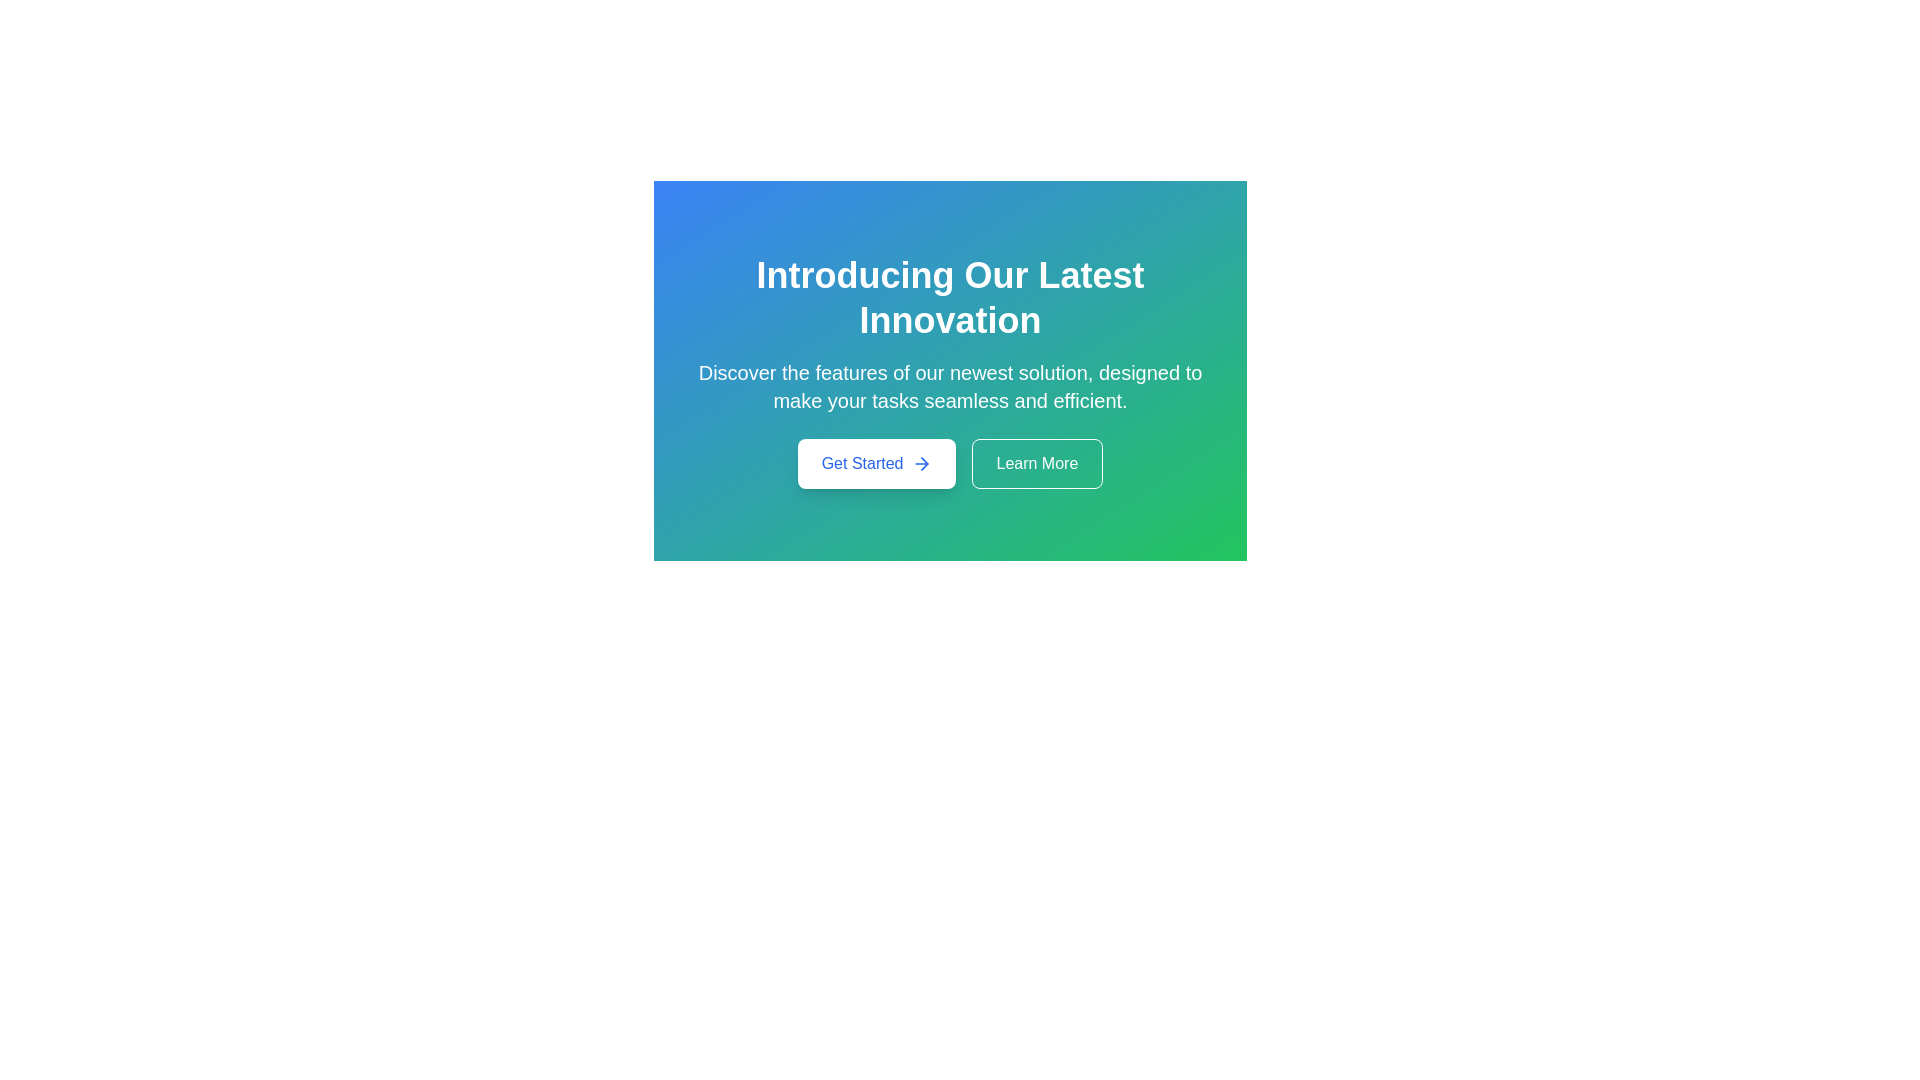 This screenshot has width=1920, height=1080. I want to click on the 'Get Started' button, which has rounded edges, a white background, and blue text, so click(876, 463).